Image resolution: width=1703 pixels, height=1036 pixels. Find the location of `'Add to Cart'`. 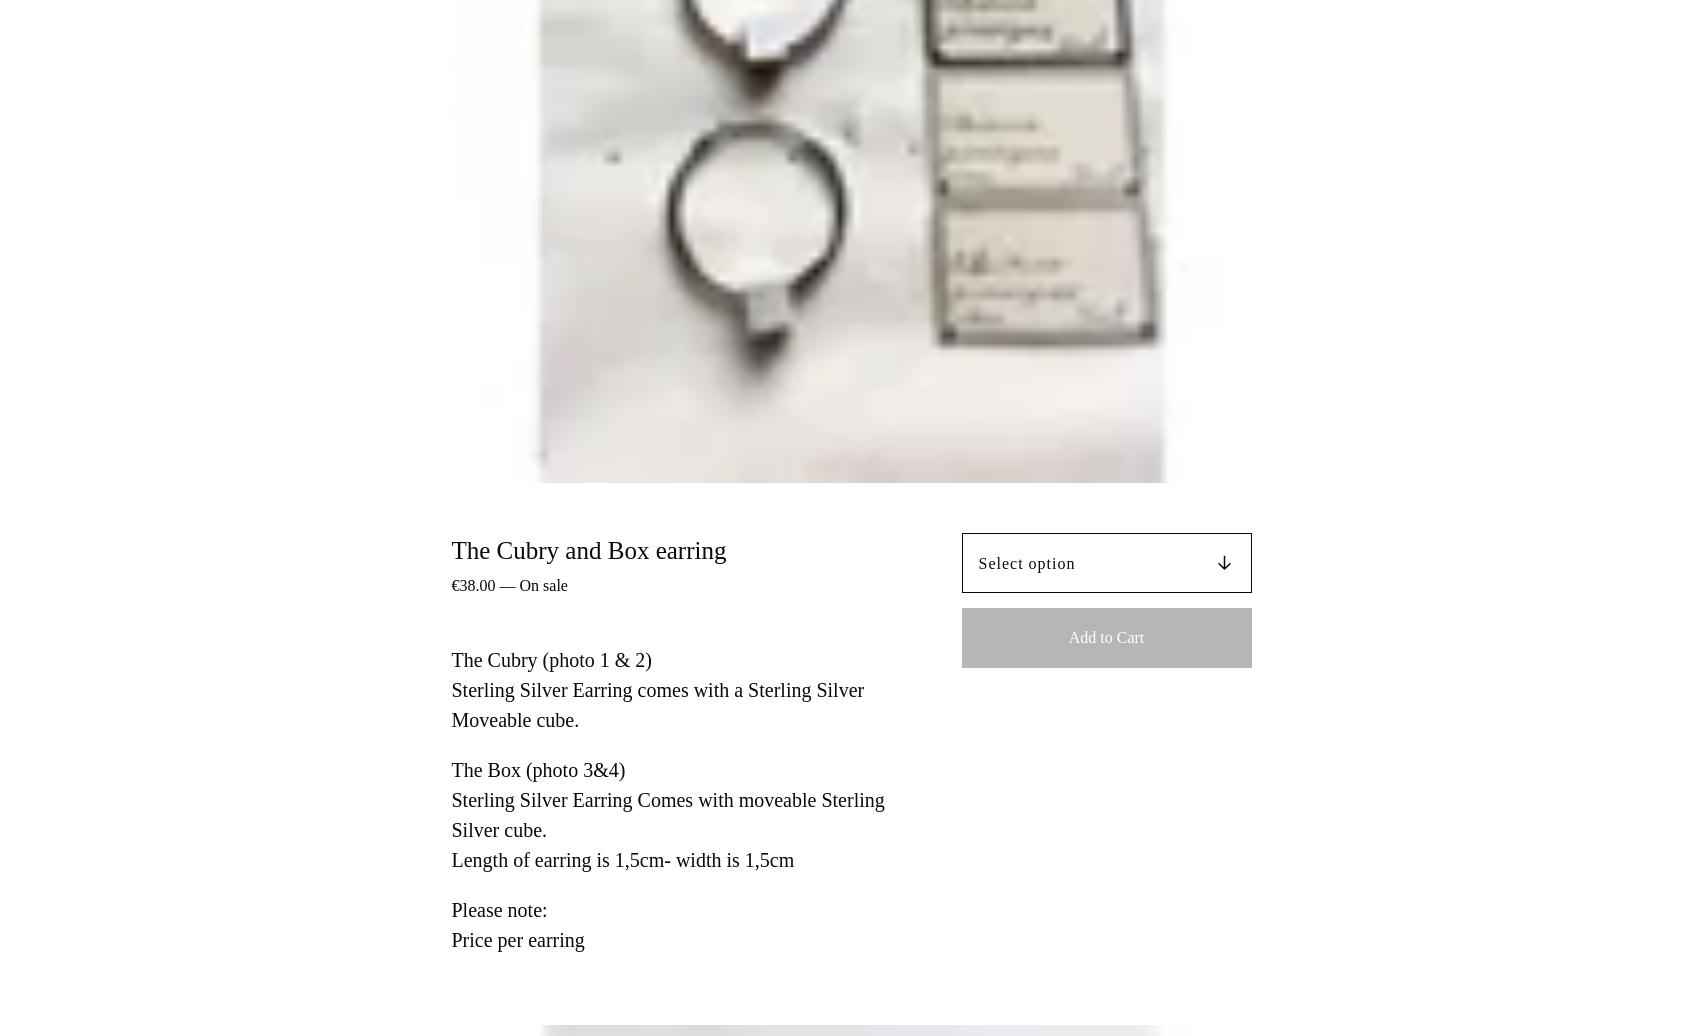

'Add to Cart' is located at coordinates (1105, 636).